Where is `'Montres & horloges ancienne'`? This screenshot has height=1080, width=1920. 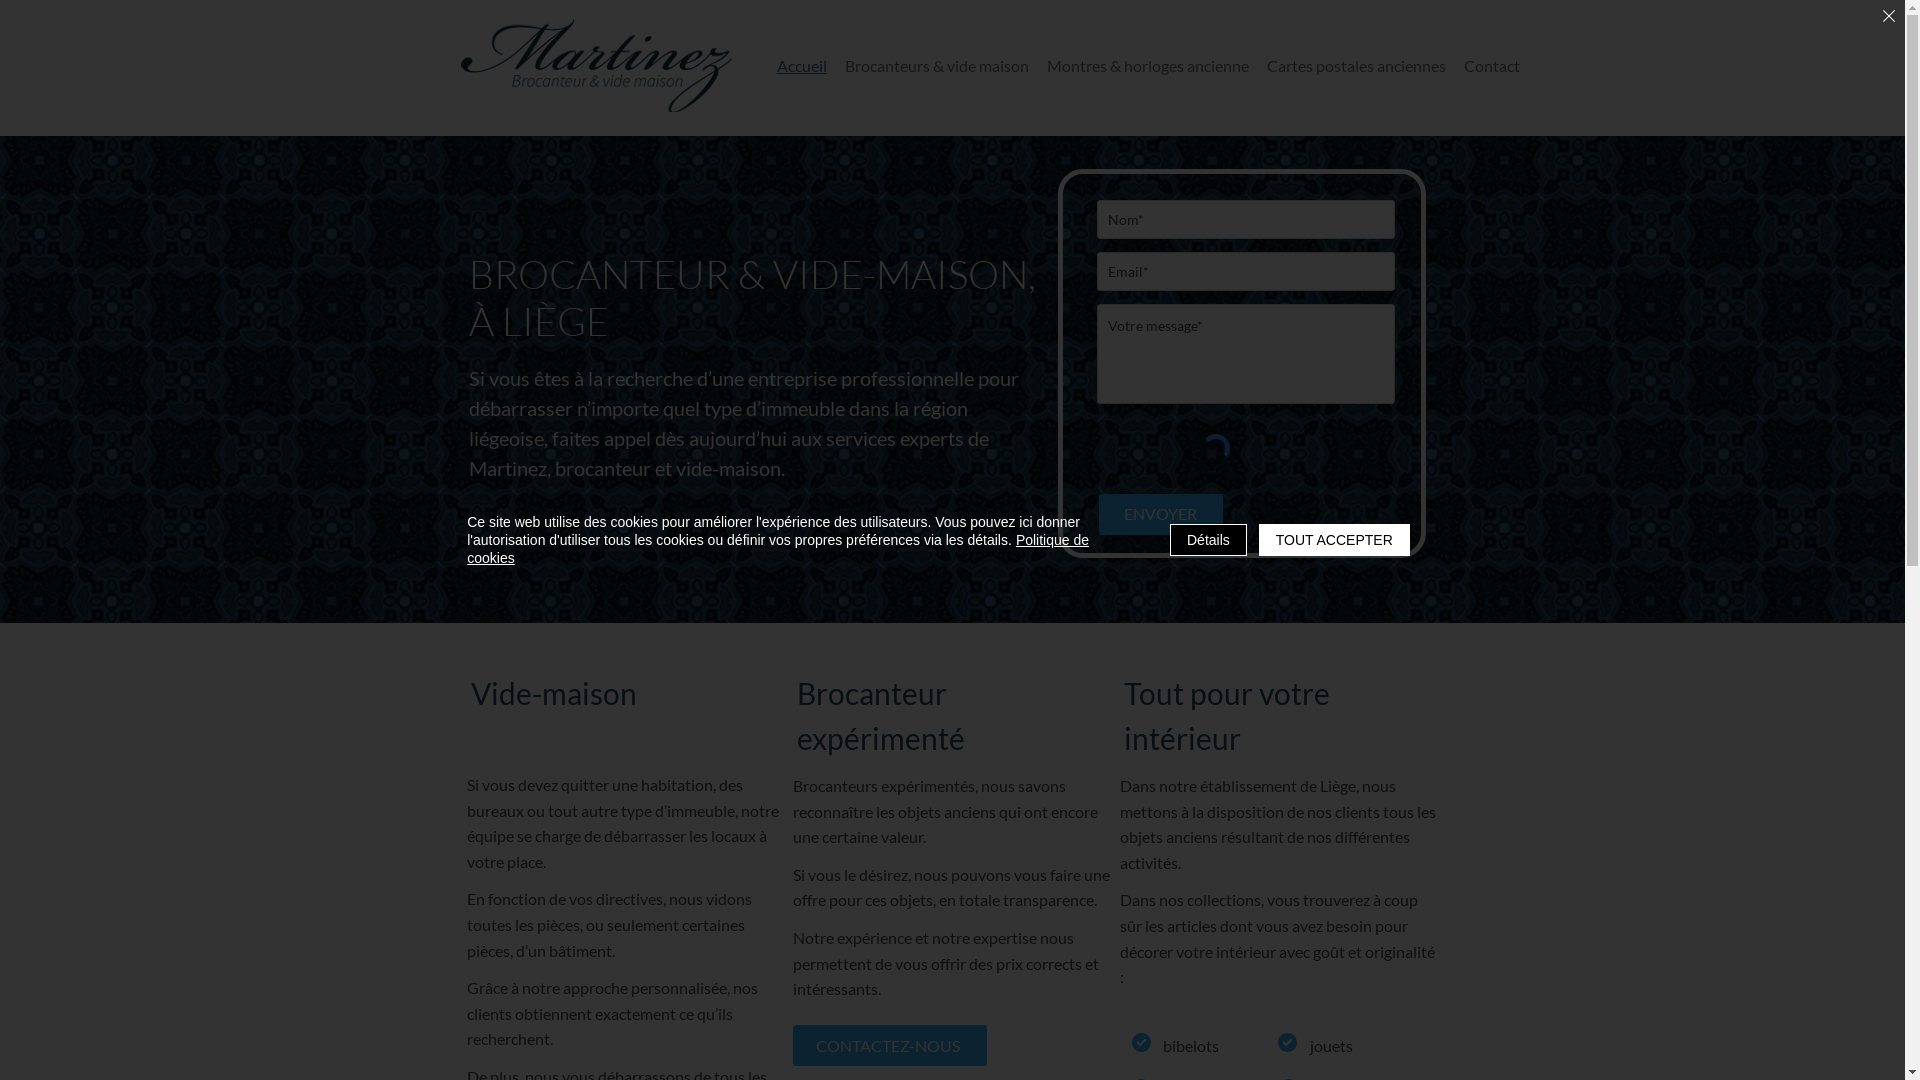
'Montres & horloges ancienne' is located at coordinates (1147, 64).